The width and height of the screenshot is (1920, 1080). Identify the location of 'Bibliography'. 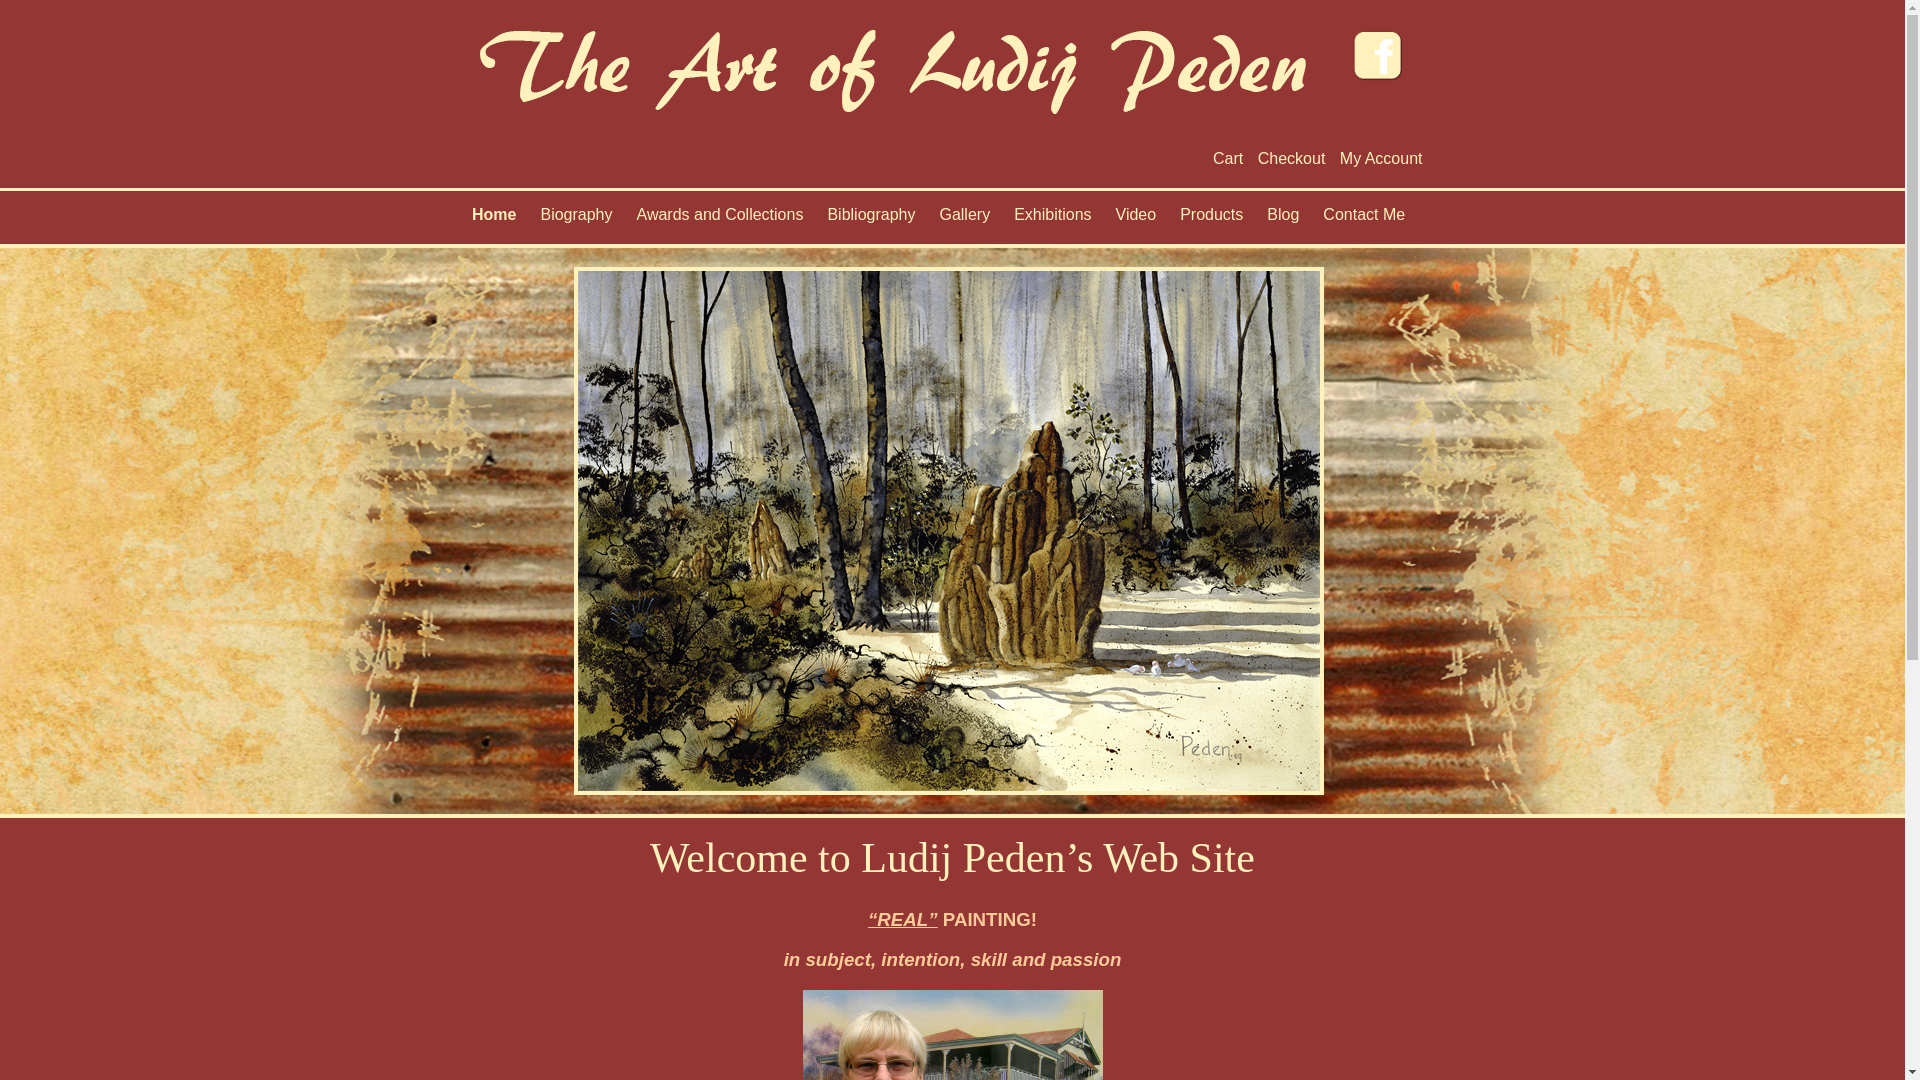
(816, 219).